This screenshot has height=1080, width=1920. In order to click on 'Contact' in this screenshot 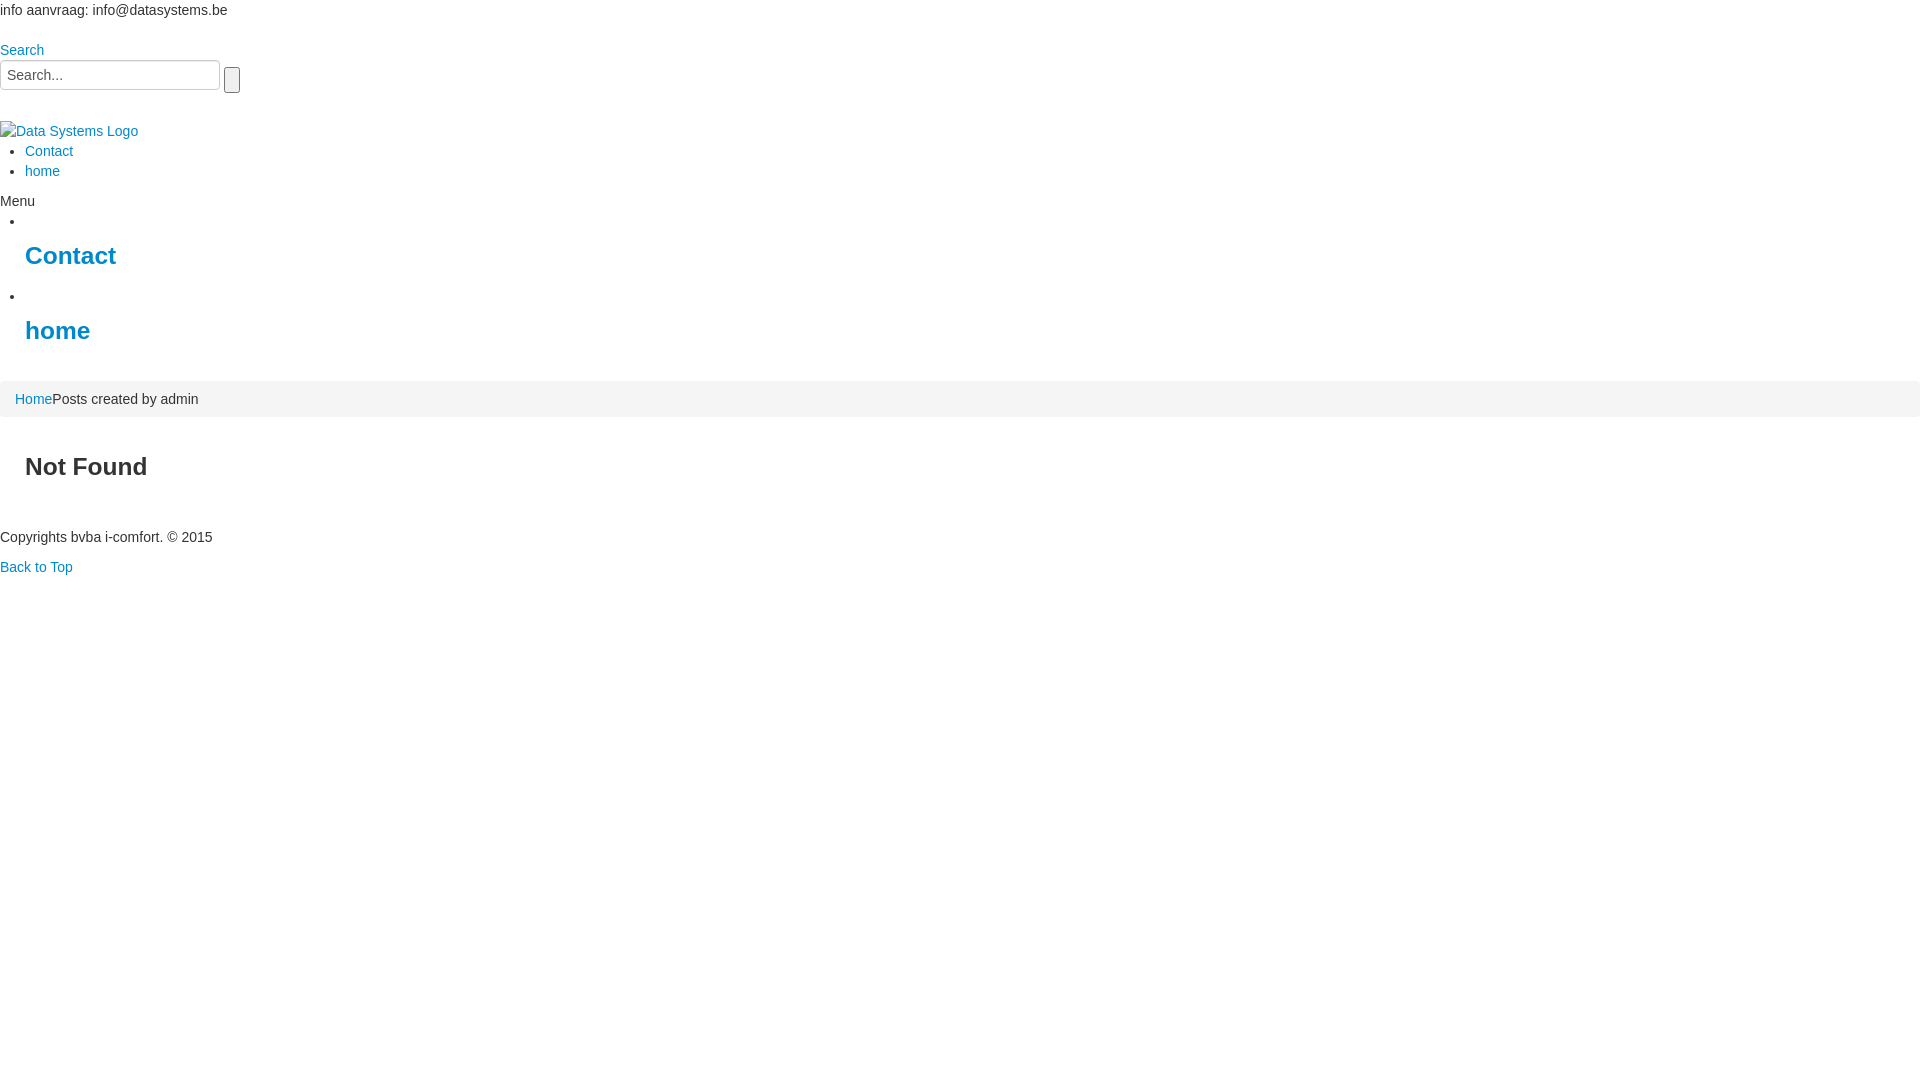, I will do `click(70, 254)`.